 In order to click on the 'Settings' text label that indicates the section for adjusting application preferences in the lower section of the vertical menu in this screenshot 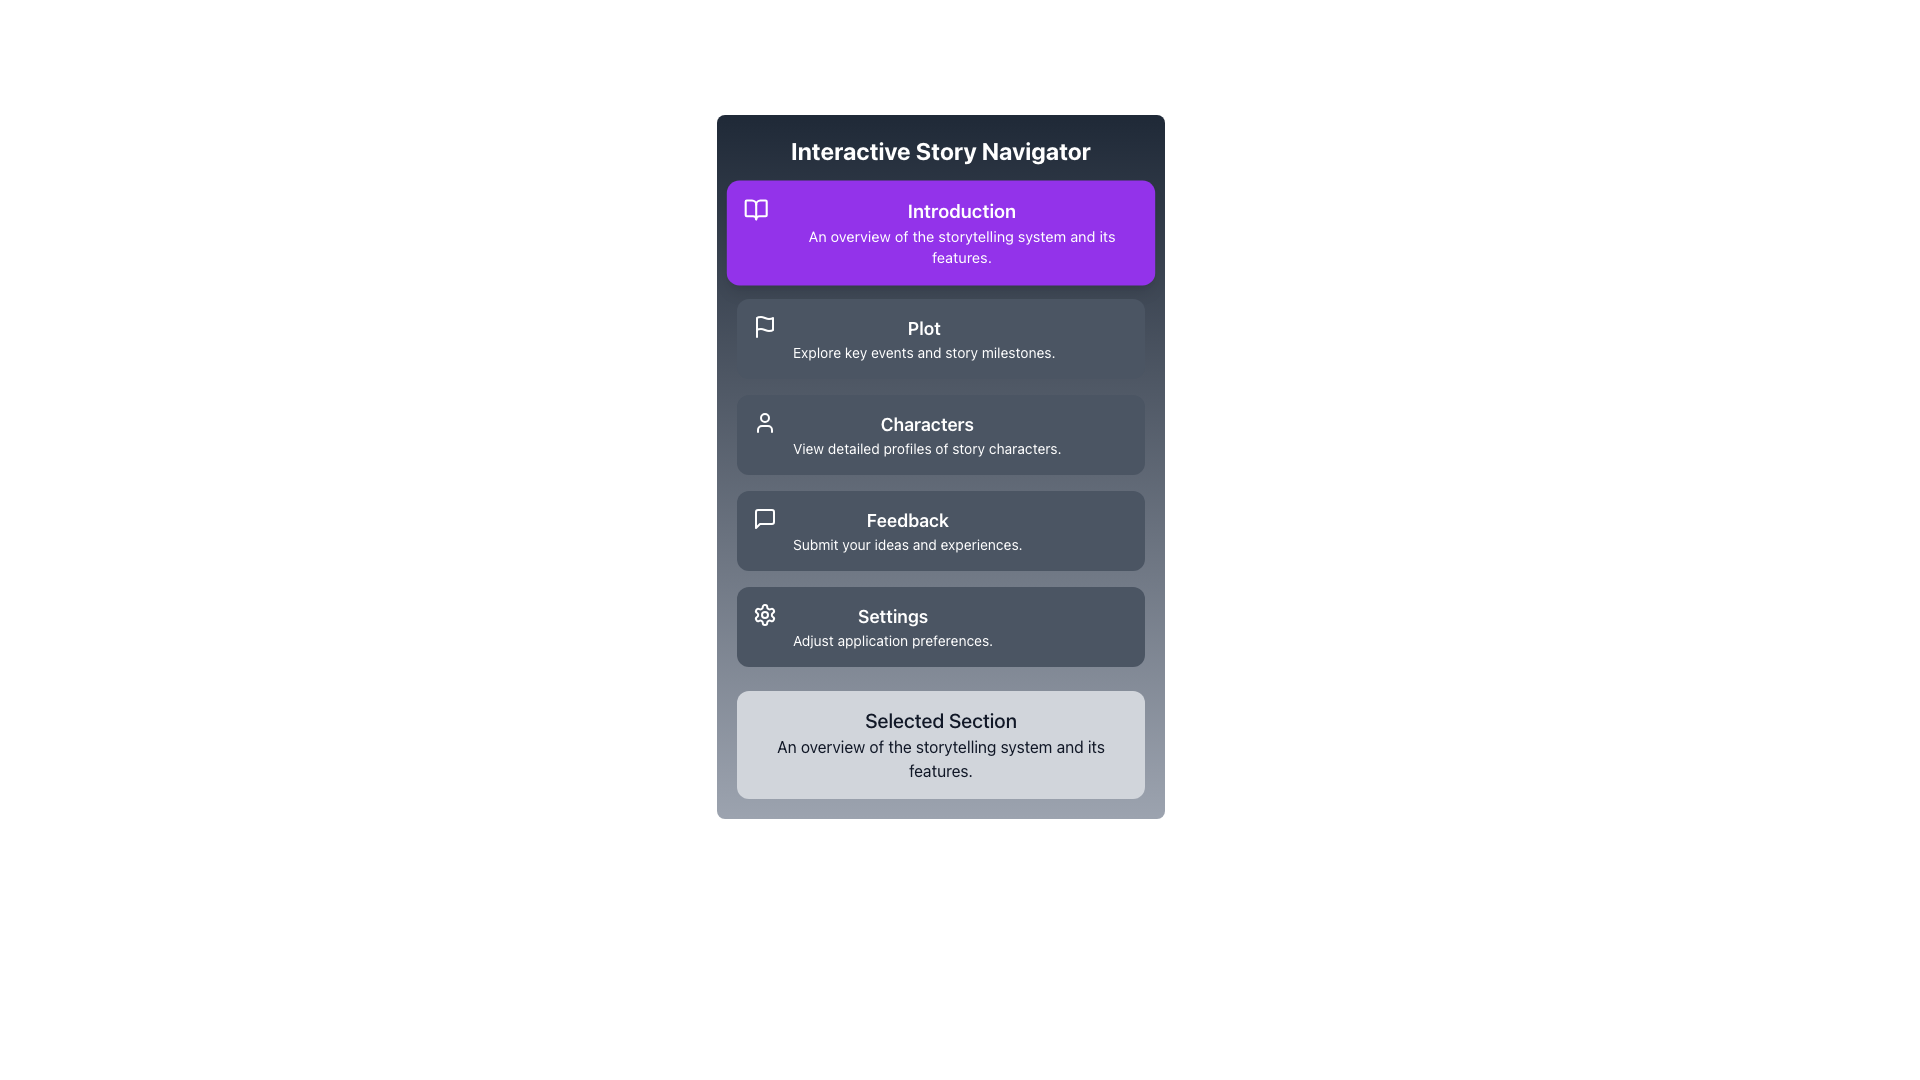, I will do `click(892, 616)`.